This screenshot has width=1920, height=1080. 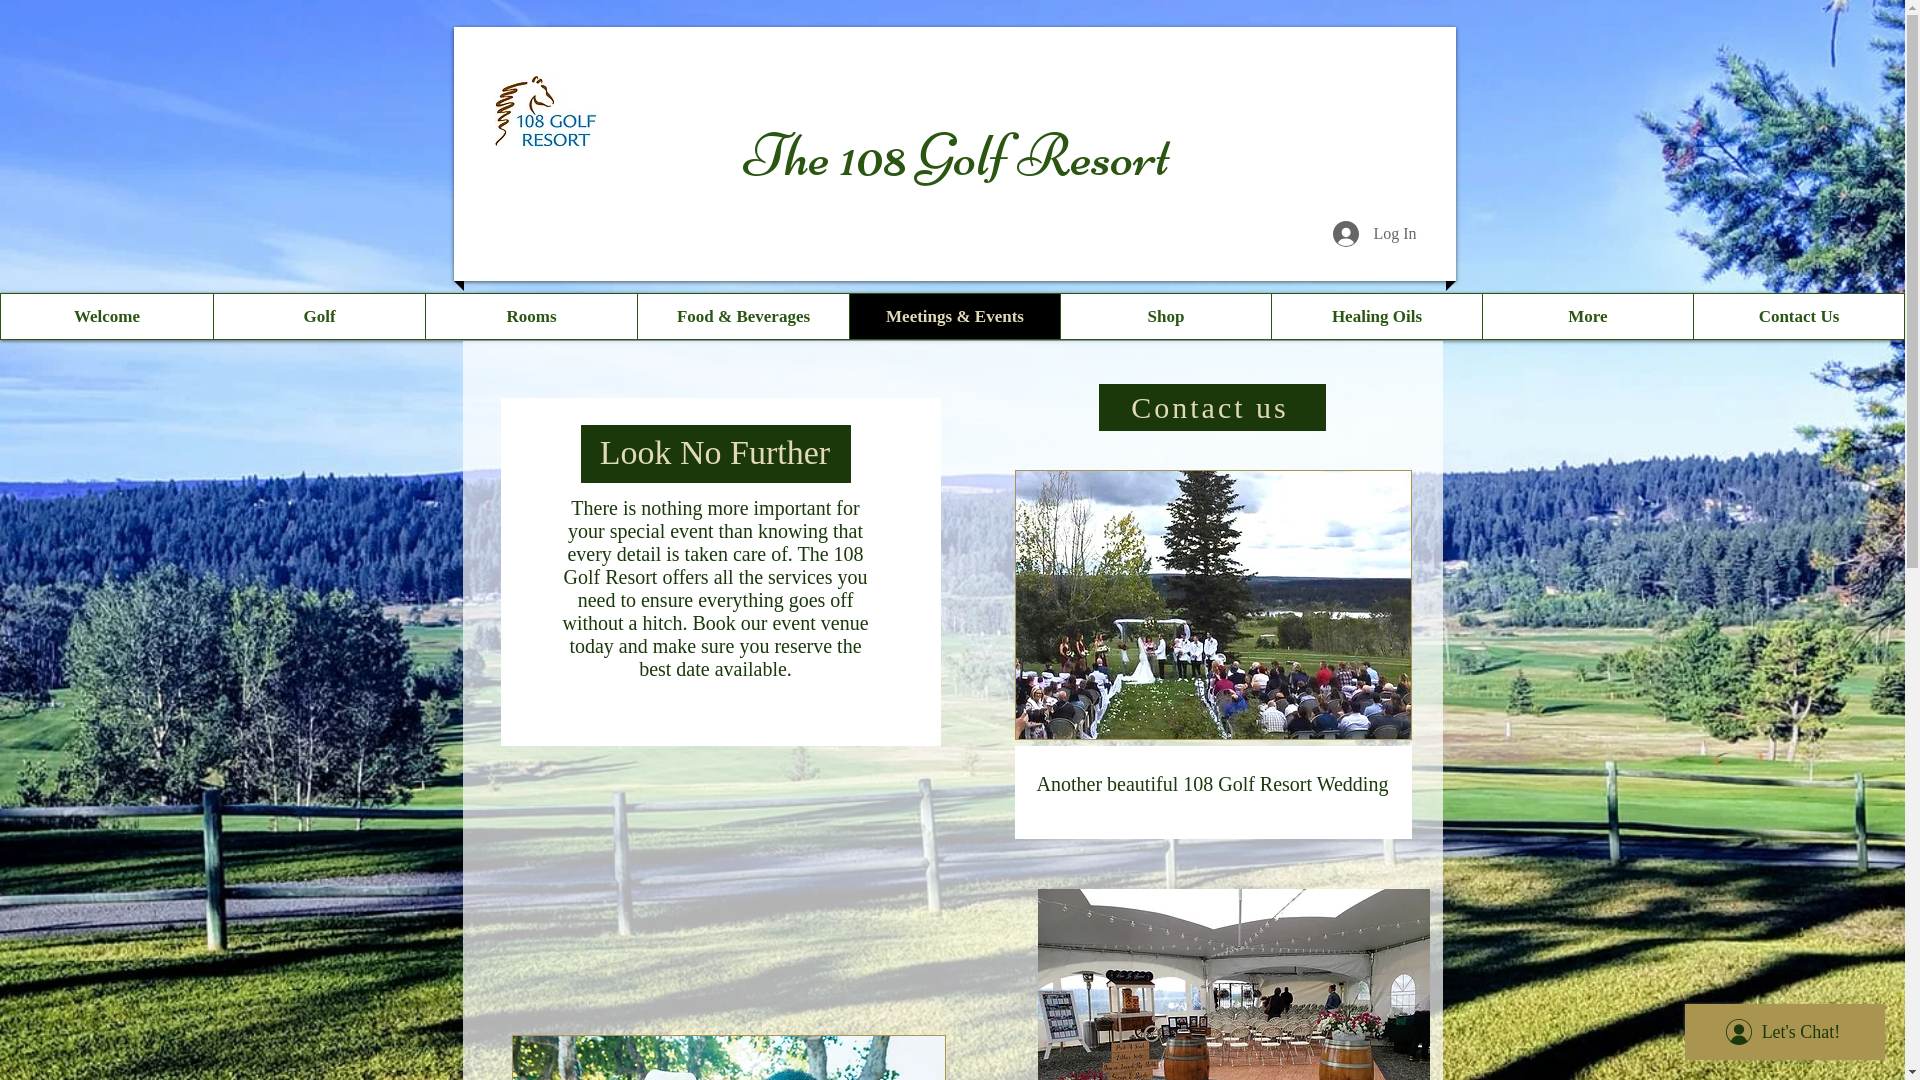 What do you see at coordinates (1373, 233) in the screenshot?
I see `'Log In'` at bounding box center [1373, 233].